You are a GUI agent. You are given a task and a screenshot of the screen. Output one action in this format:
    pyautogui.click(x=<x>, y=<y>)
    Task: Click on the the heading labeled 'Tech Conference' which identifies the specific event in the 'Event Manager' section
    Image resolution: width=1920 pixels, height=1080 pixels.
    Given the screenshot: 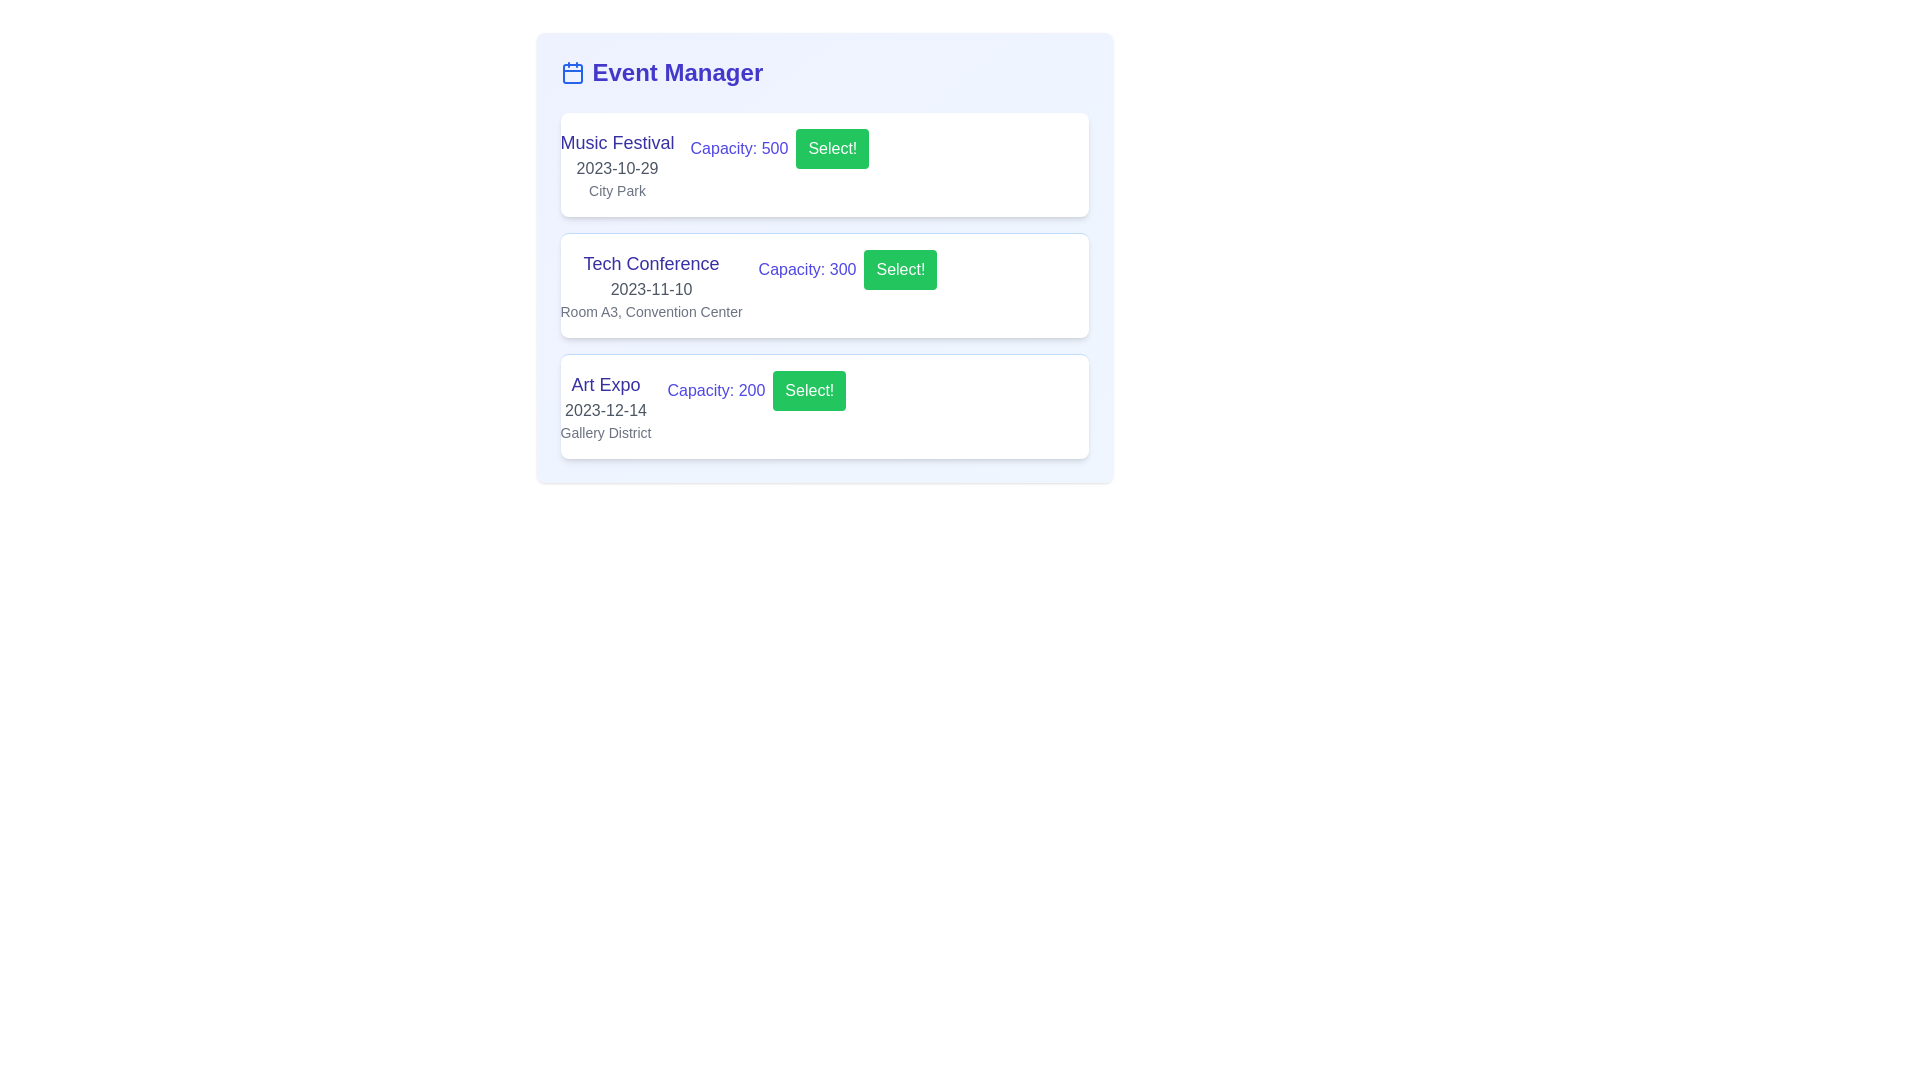 What is the action you would take?
    pyautogui.click(x=651, y=262)
    